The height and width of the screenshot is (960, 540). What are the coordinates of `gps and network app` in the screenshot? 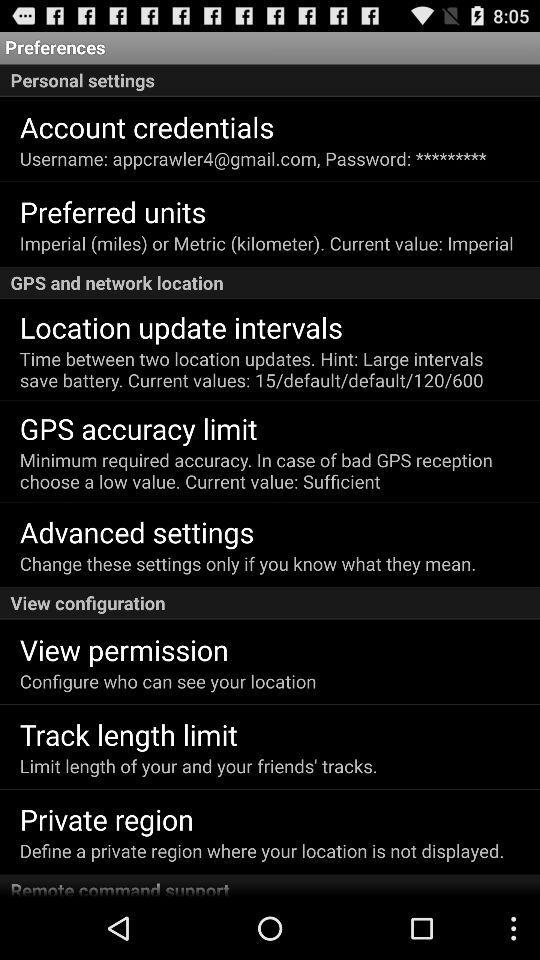 It's located at (270, 282).